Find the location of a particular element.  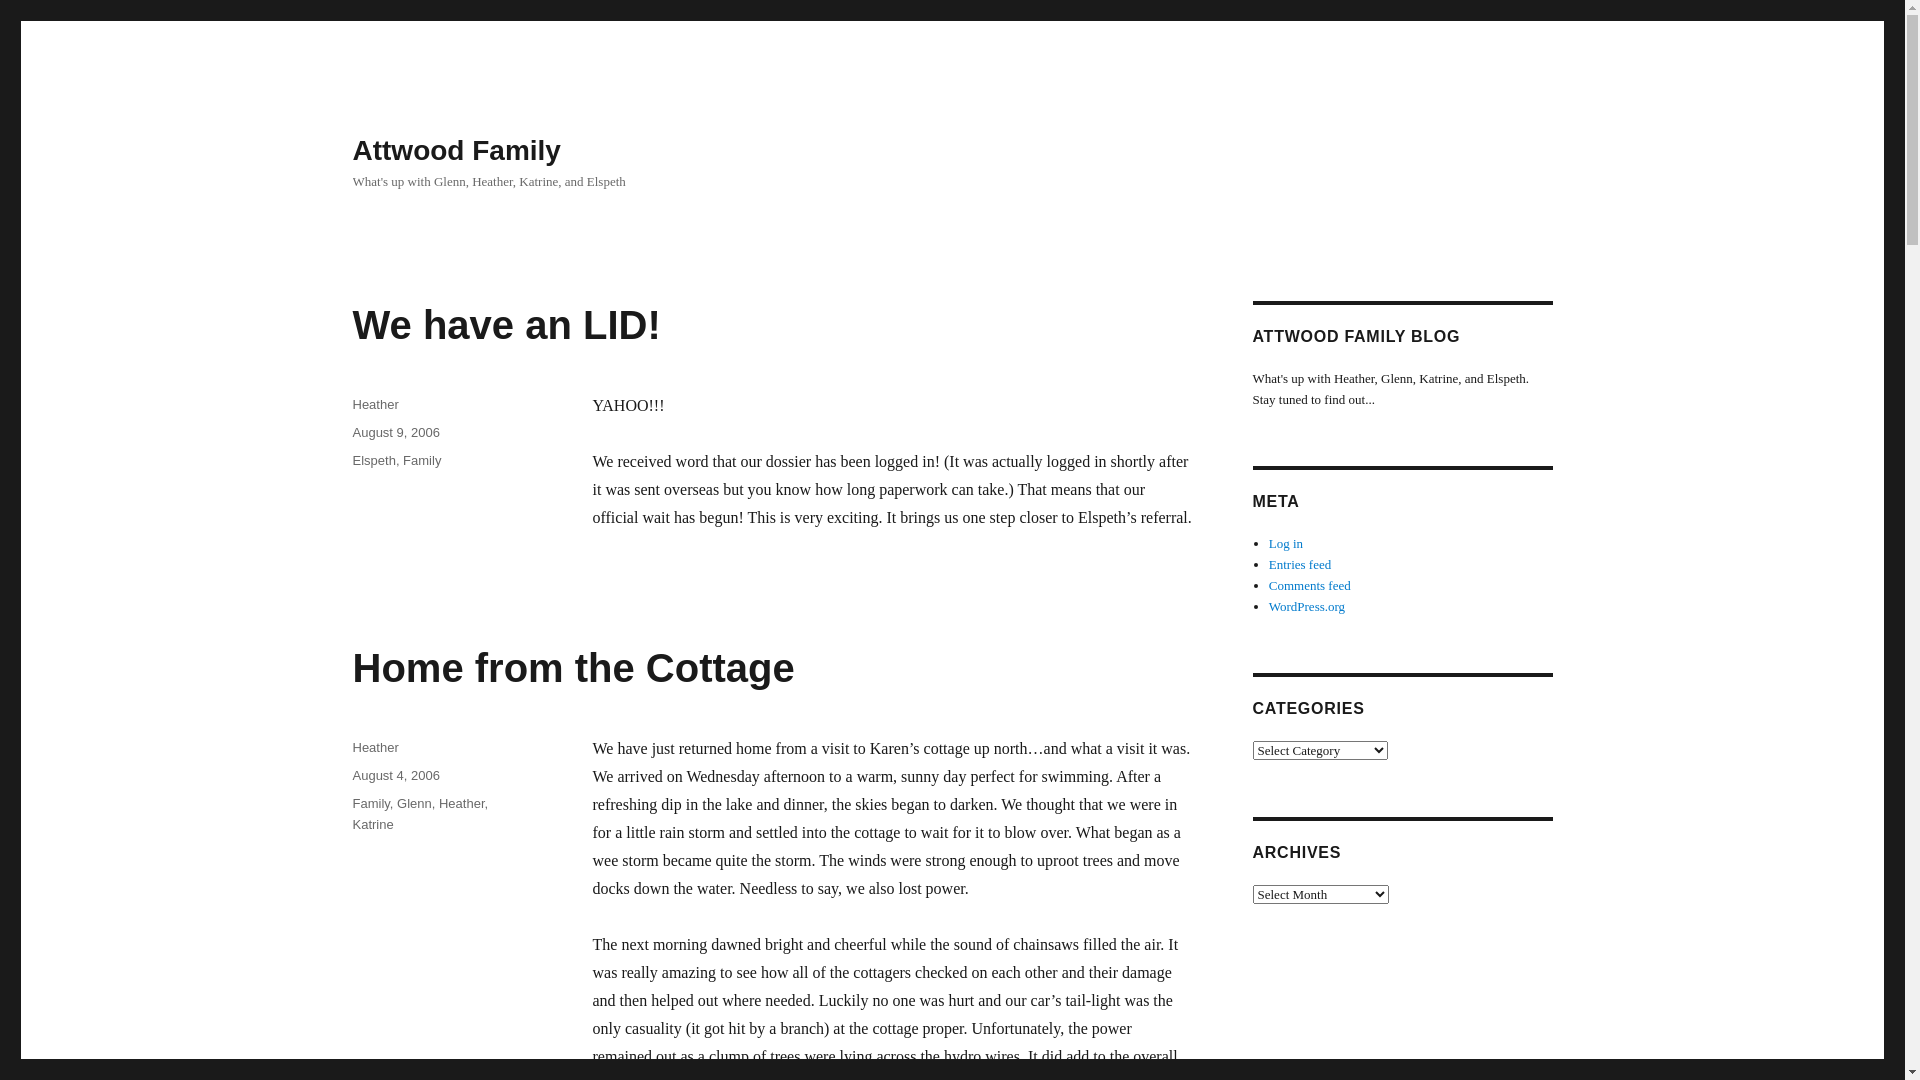

'Glenn' is located at coordinates (397, 802).